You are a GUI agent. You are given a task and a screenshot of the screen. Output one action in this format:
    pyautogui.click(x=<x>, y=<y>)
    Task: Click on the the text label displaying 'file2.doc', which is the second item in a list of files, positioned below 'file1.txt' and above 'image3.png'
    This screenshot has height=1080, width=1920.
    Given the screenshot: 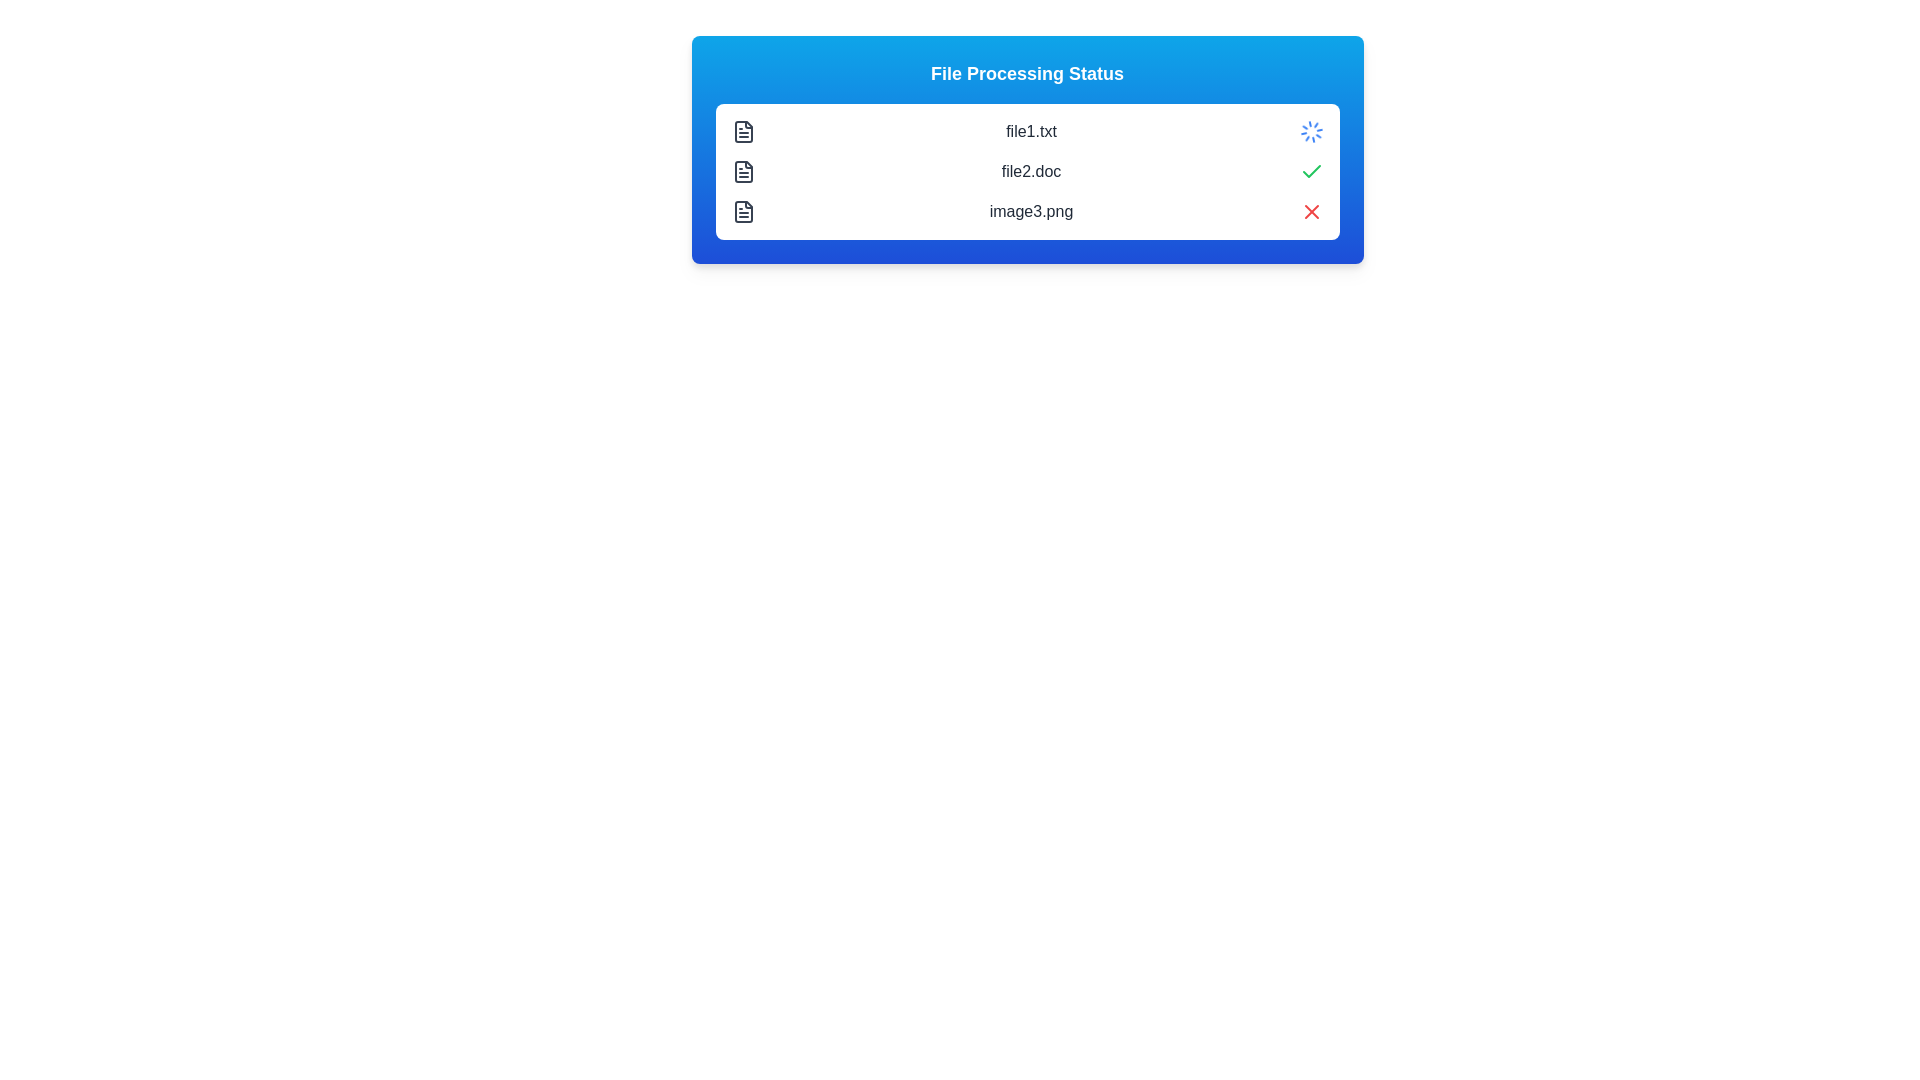 What is the action you would take?
    pyautogui.click(x=1031, y=171)
    